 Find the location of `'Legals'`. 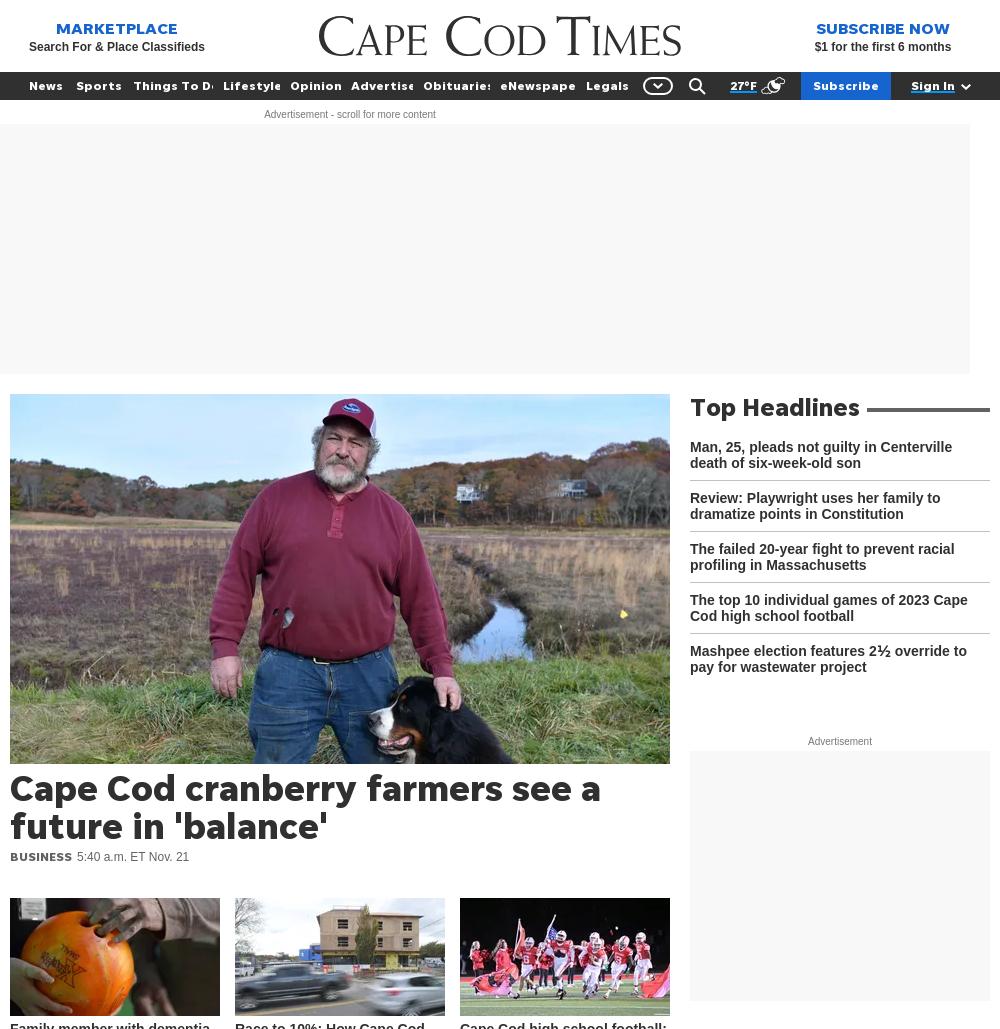

'Legals' is located at coordinates (605, 84).